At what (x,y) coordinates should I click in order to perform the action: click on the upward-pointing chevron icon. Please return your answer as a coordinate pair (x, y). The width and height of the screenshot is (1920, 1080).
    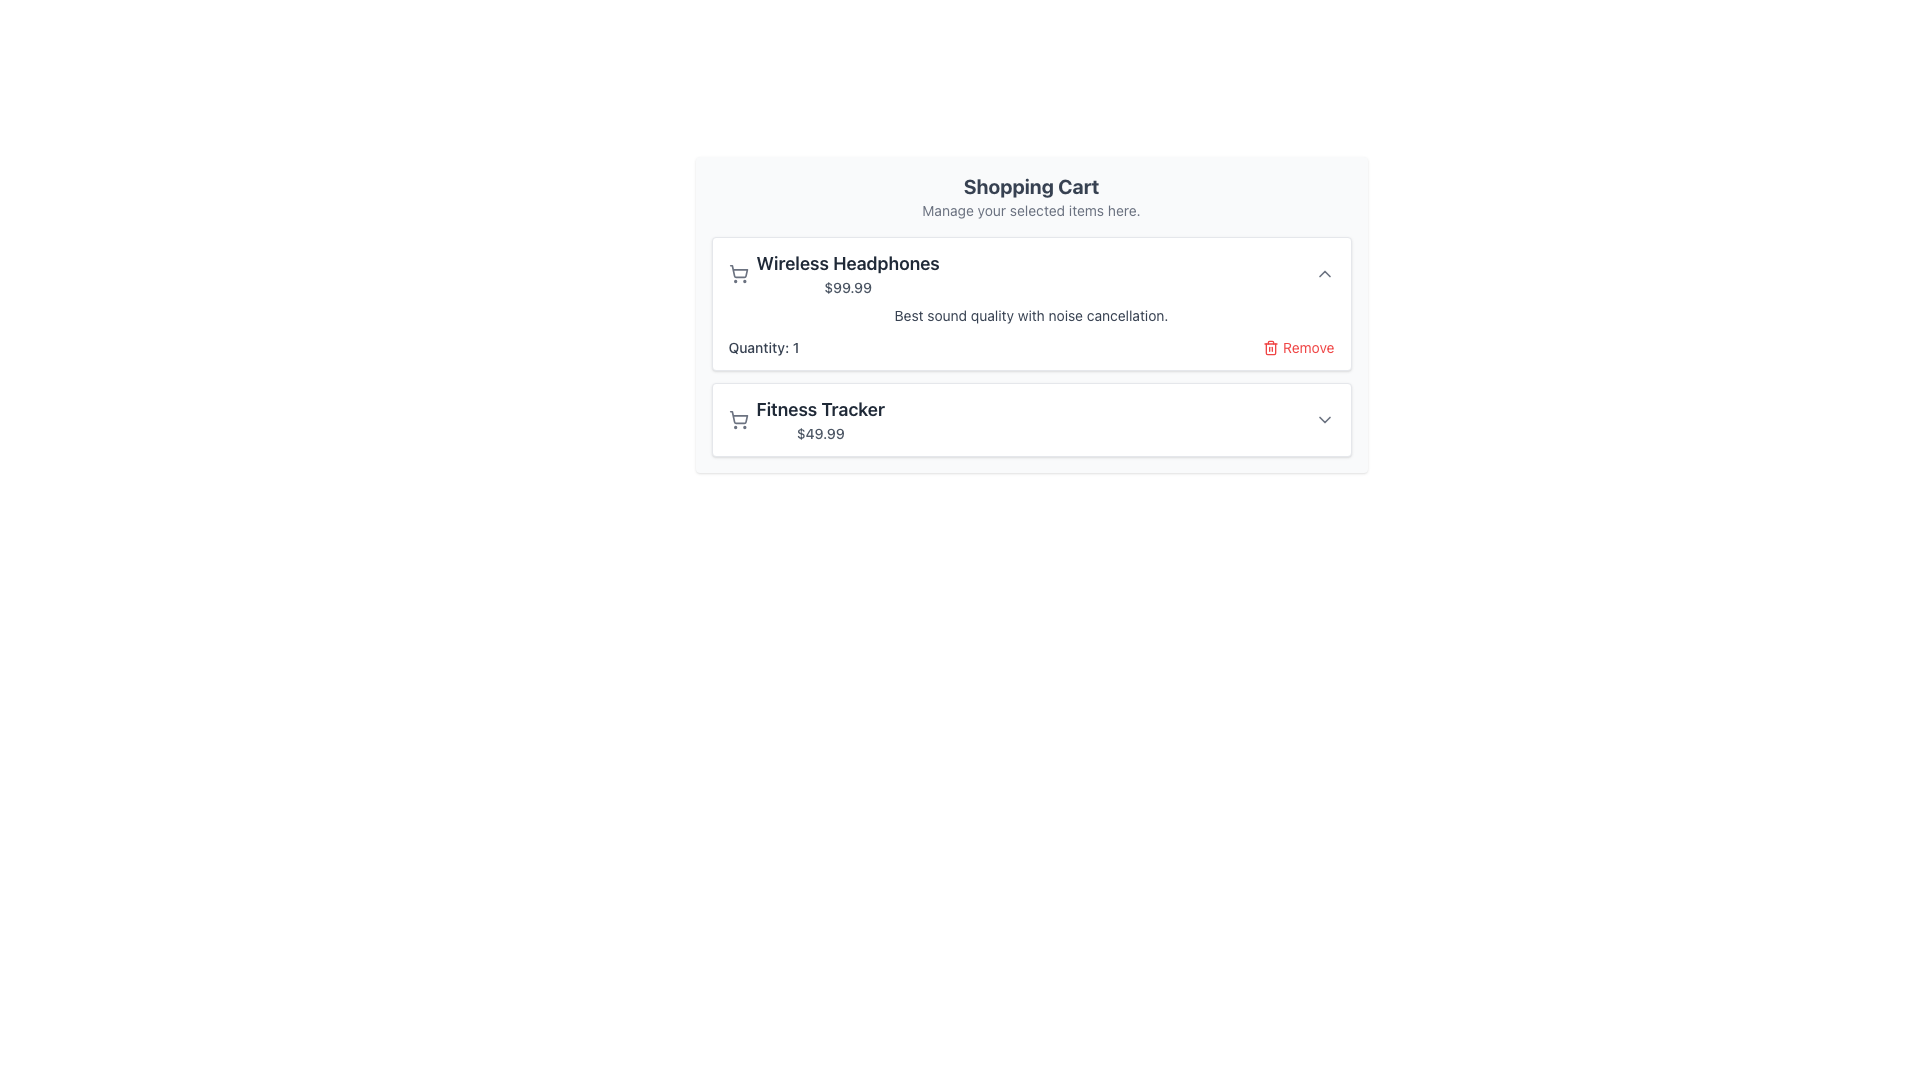
    Looking at the image, I should click on (1324, 273).